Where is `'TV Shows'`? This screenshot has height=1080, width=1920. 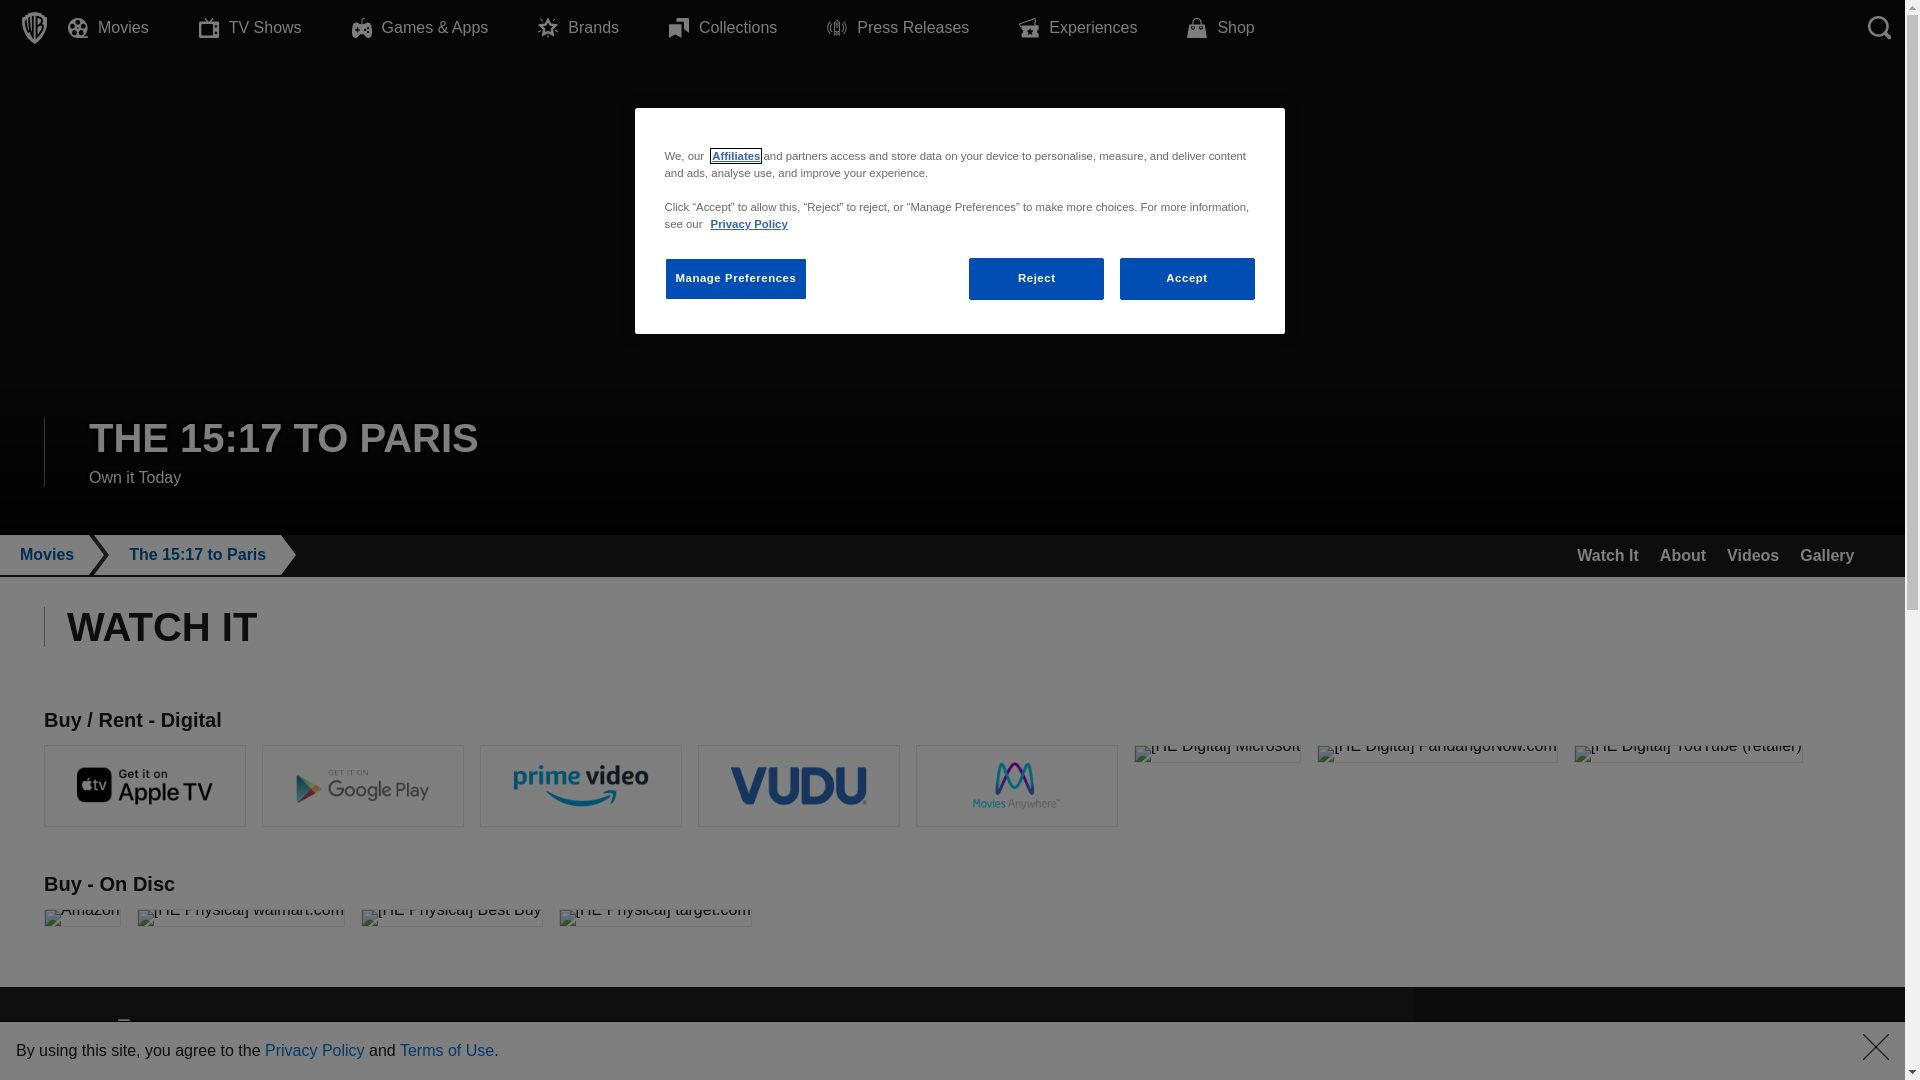
'TV Shows' is located at coordinates (274, 27).